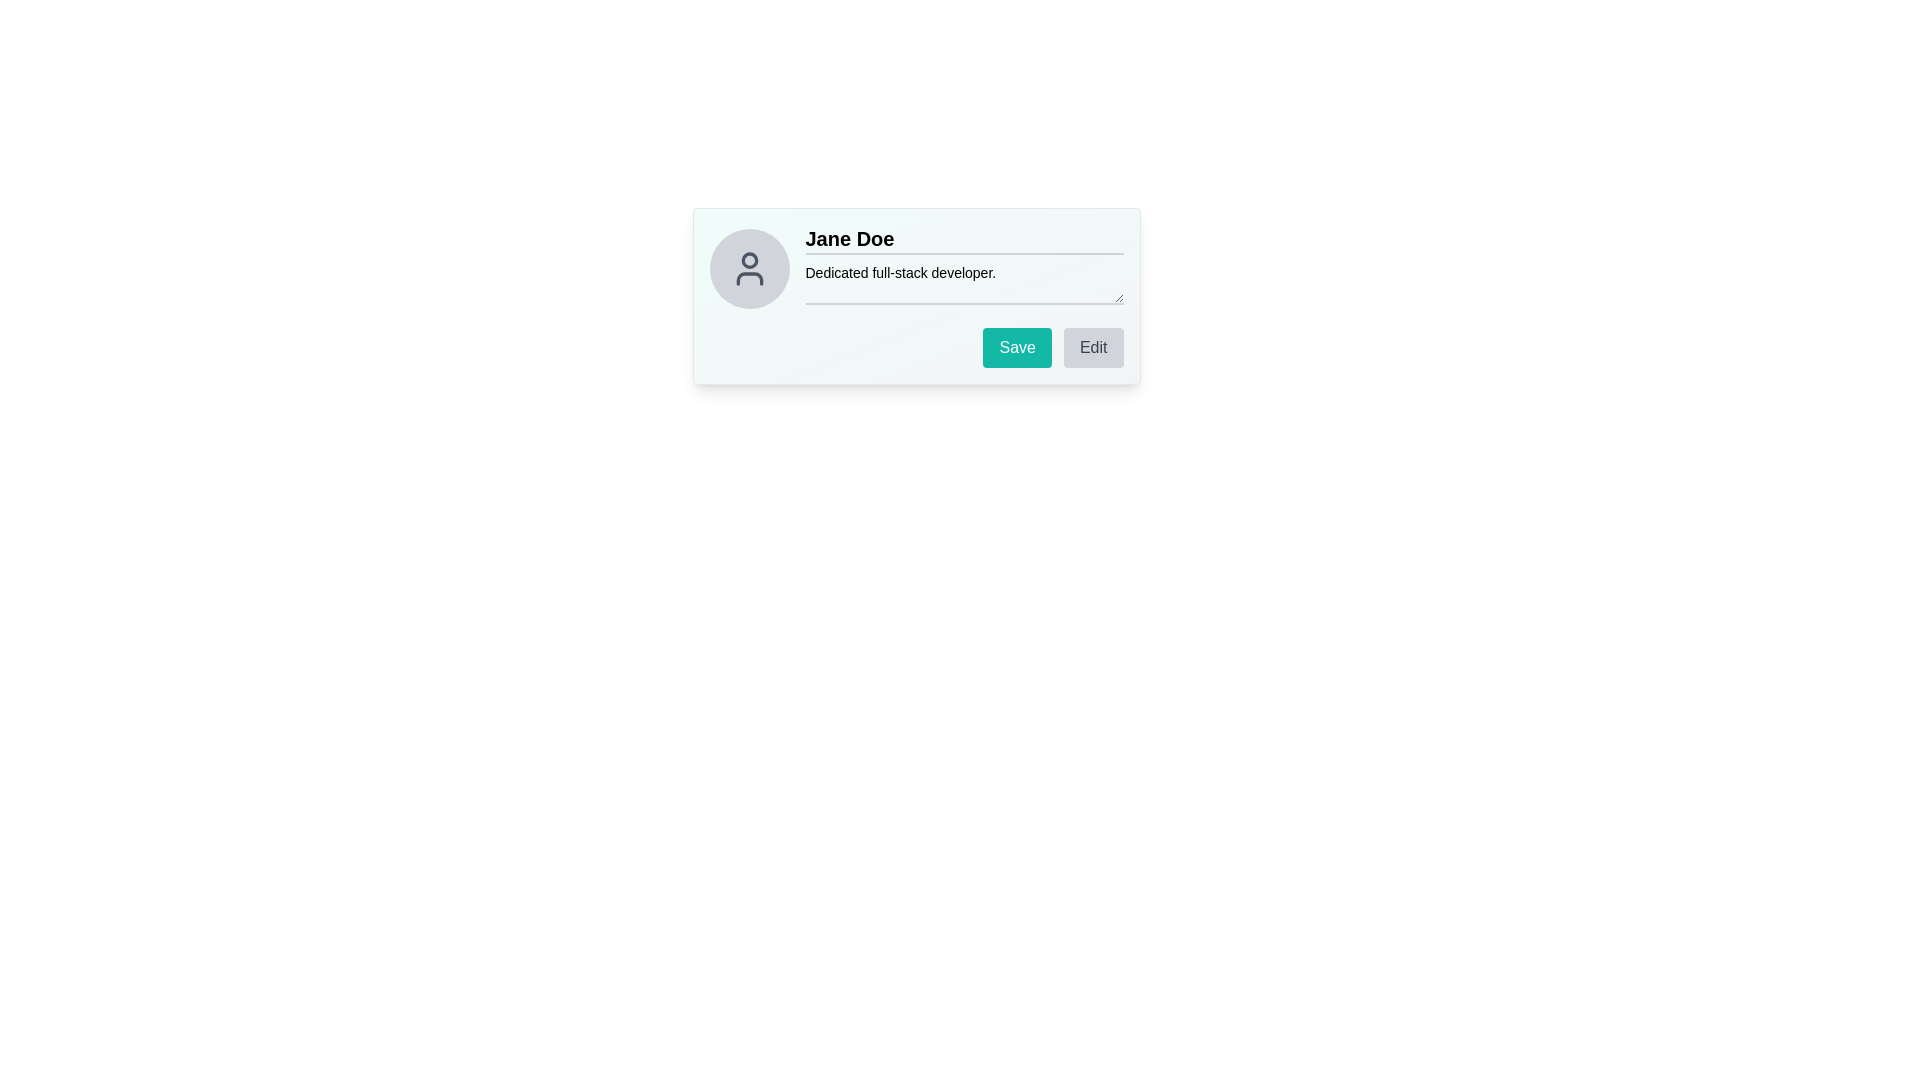 The image size is (1920, 1080). What do you see at coordinates (964, 284) in the screenshot?
I see `the text input field for the user's job title located below 'Jane Doe'` at bounding box center [964, 284].